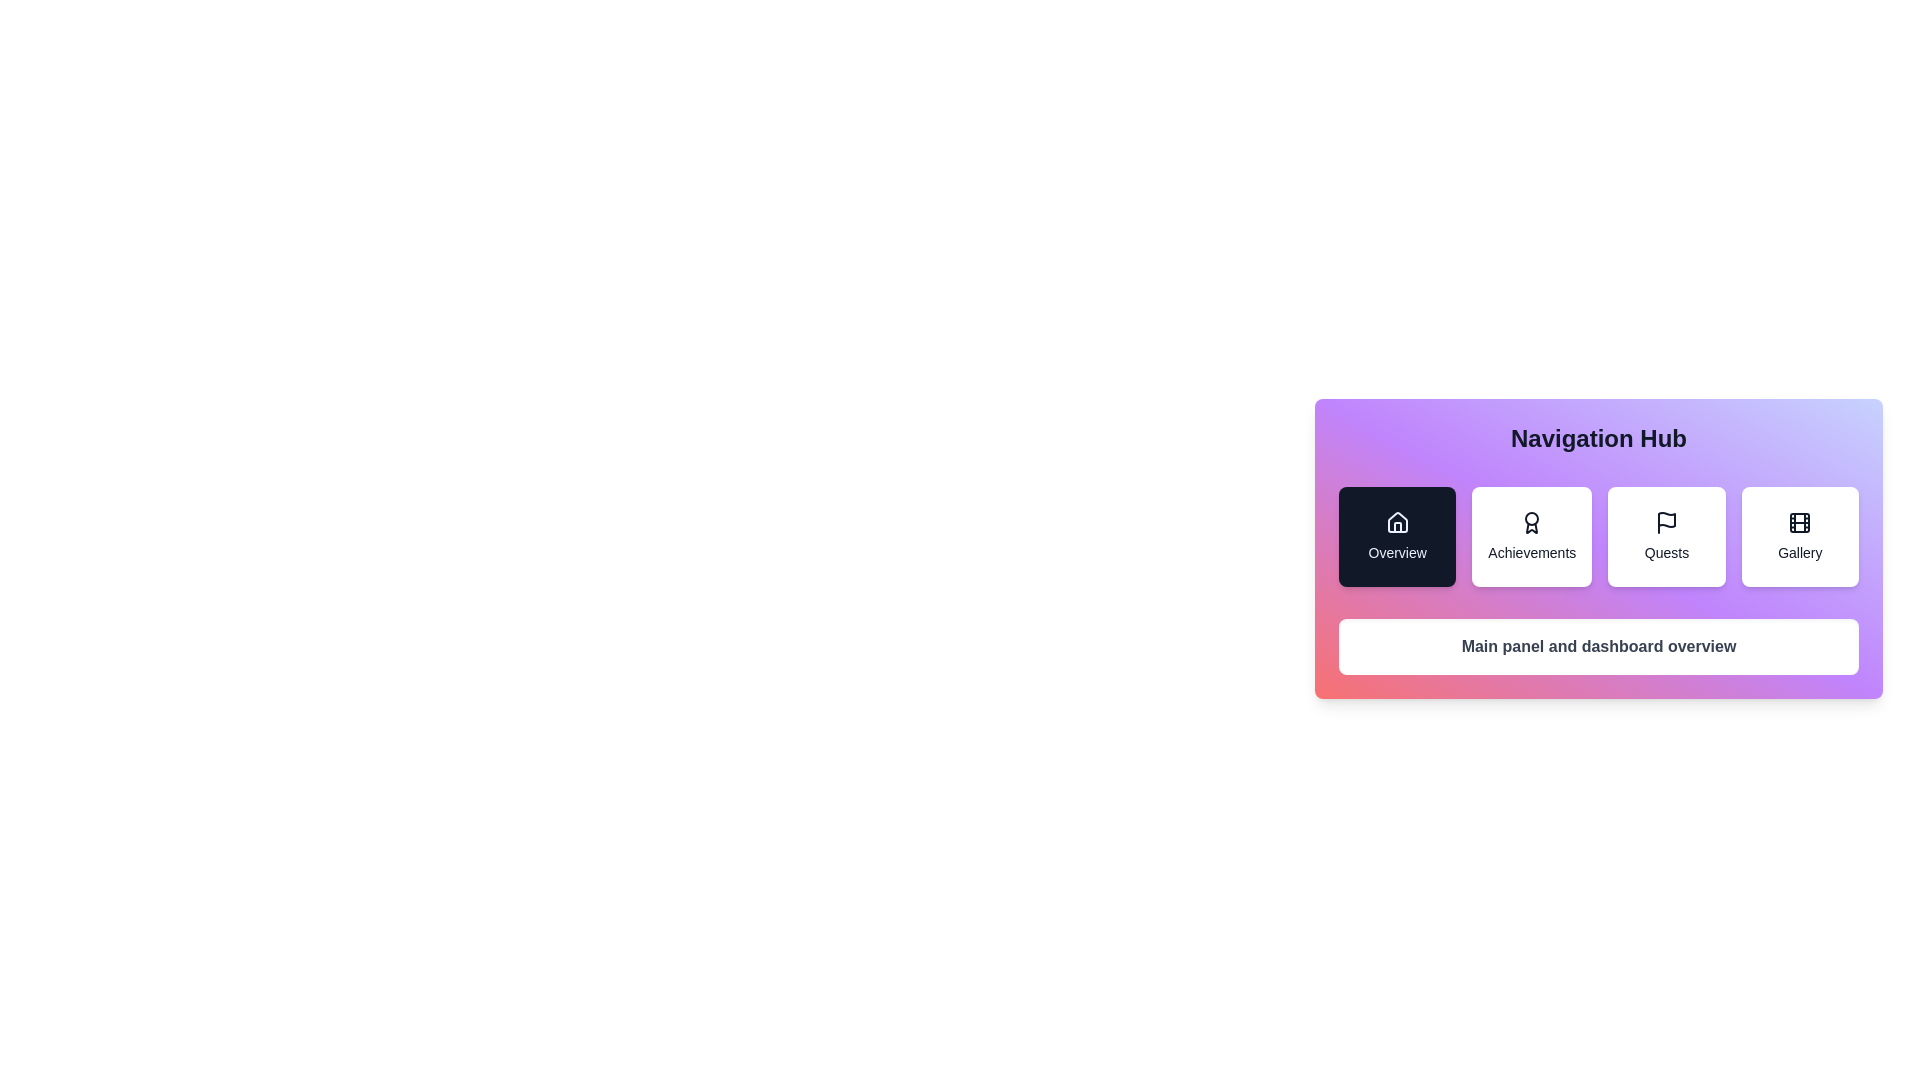 Image resolution: width=1920 pixels, height=1080 pixels. What do you see at coordinates (1531, 518) in the screenshot?
I see `SVG Circle element that is part of the award icon, located in the second position from the left among four horizontally aligned icons in a navigation module` at bounding box center [1531, 518].